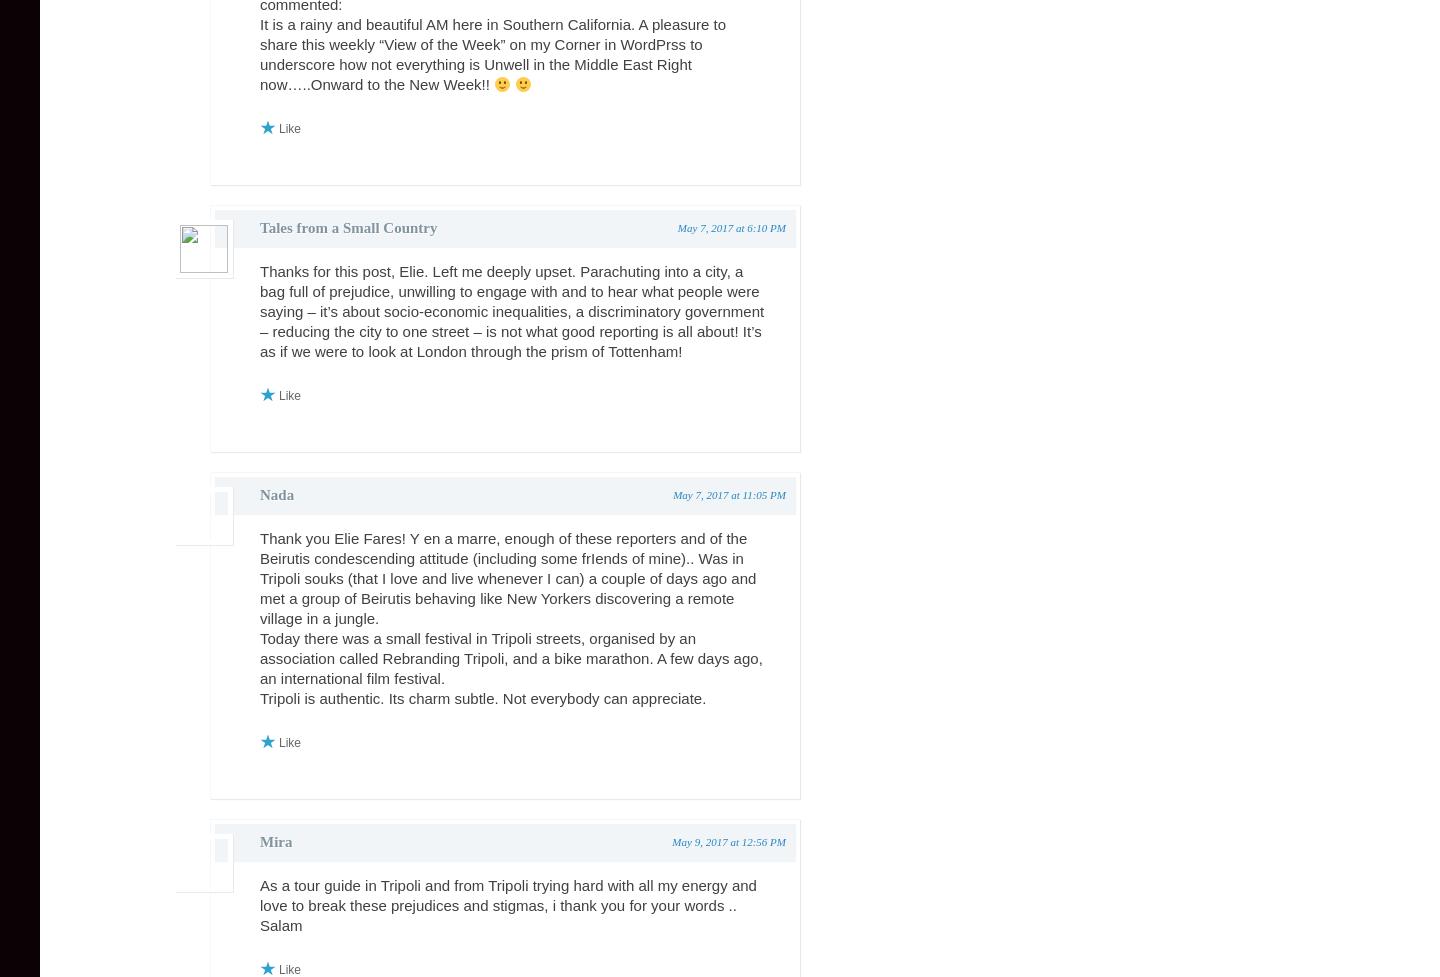 This screenshot has width=1440, height=977. What do you see at coordinates (507, 577) in the screenshot?
I see `'Thank you Elie Fares! Y en a marre, enough of these reporters and of the Beirutis condescending attitude (including some frIends of mine).. Was in Tripoli souks (that I love and live whenever I can) a couple of days ago and met a group of Beirutis behaving like New Yorkers discovering a remote village in a jungle.'` at bounding box center [507, 577].